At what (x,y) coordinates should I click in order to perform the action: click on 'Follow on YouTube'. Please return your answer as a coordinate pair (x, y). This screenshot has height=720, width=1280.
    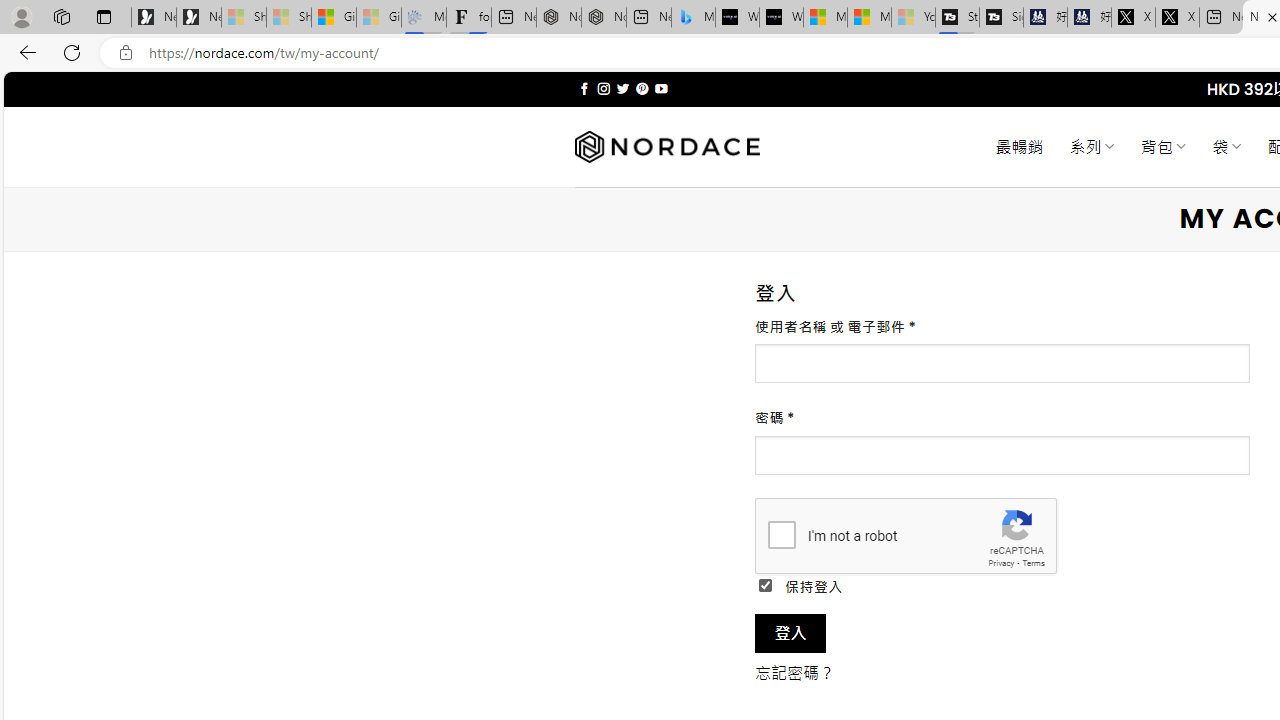
    Looking at the image, I should click on (661, 88).